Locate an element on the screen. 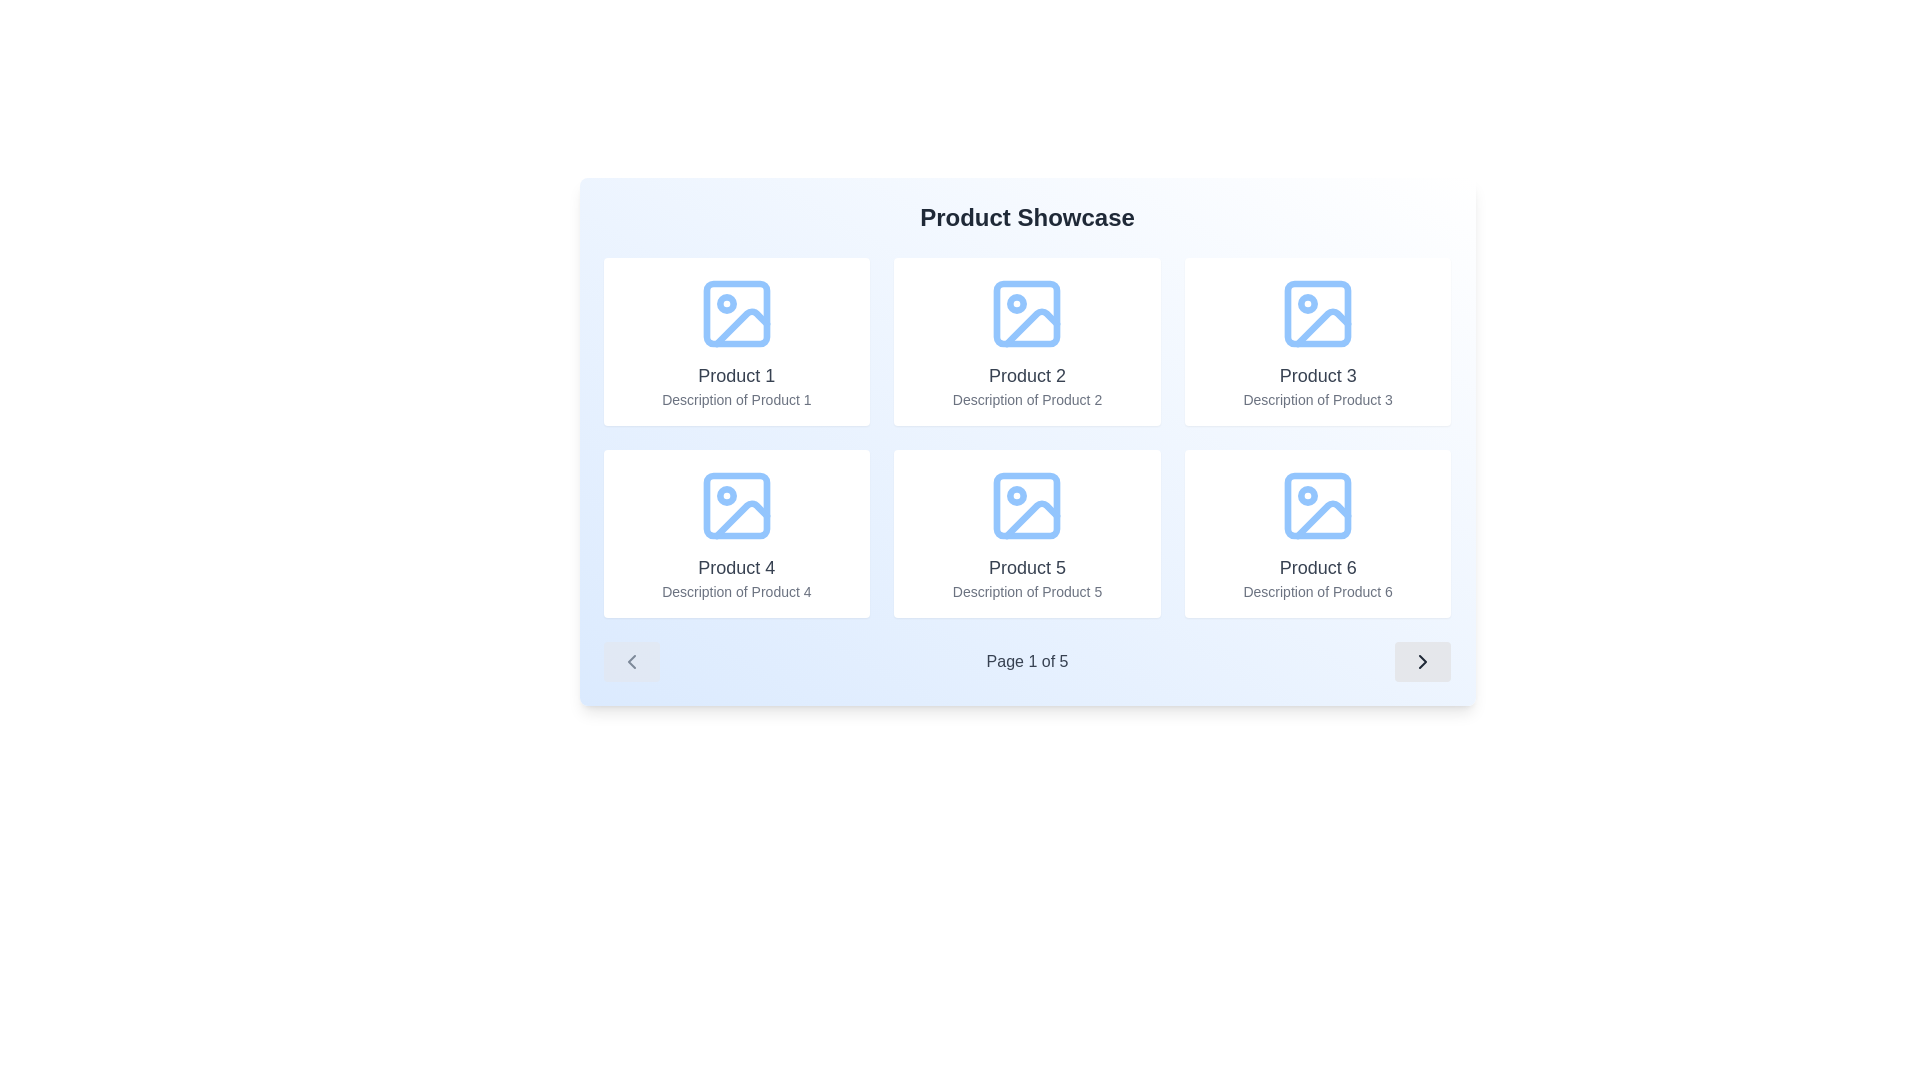  the rightward-pointing chevron icon located at the bottom-right corner of the main display area is located at coordinates (1422, 662).